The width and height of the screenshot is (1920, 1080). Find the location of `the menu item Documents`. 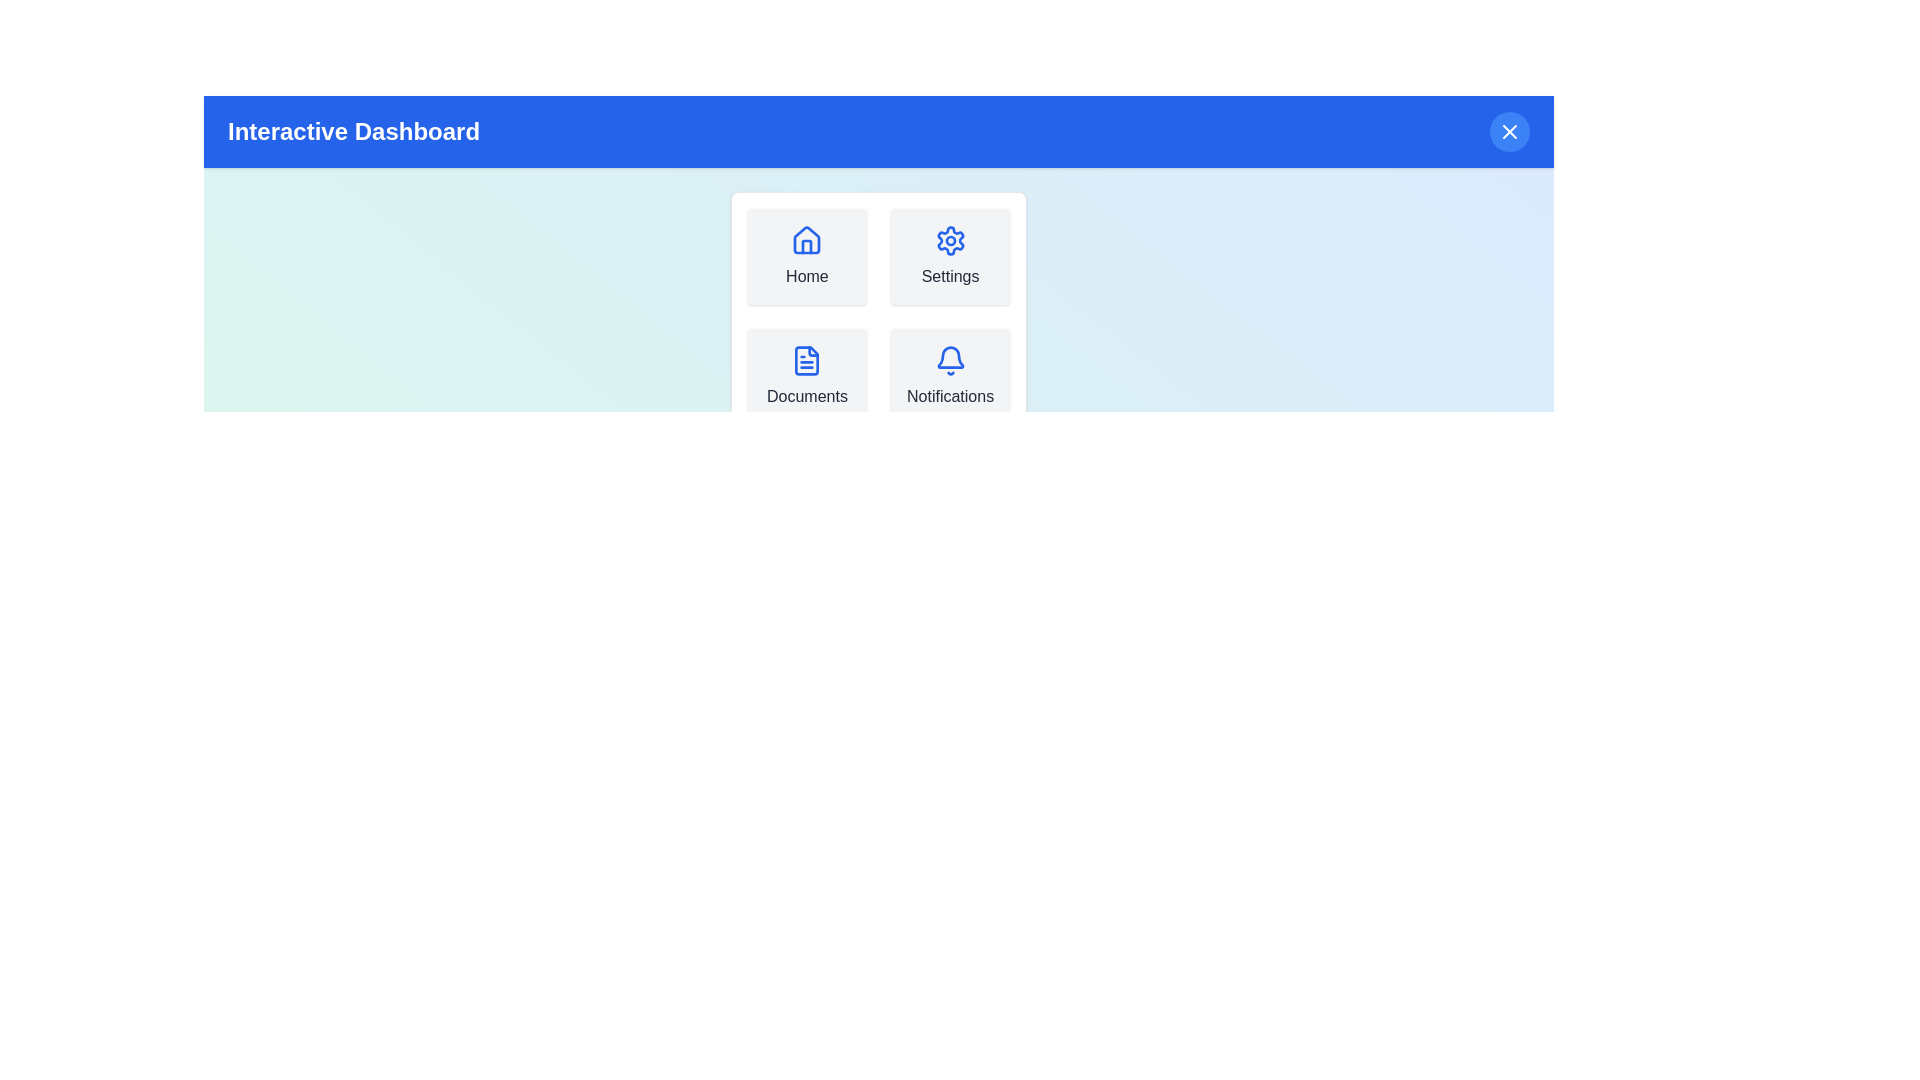

the menu item Documents is located at coordinates (806, 377).